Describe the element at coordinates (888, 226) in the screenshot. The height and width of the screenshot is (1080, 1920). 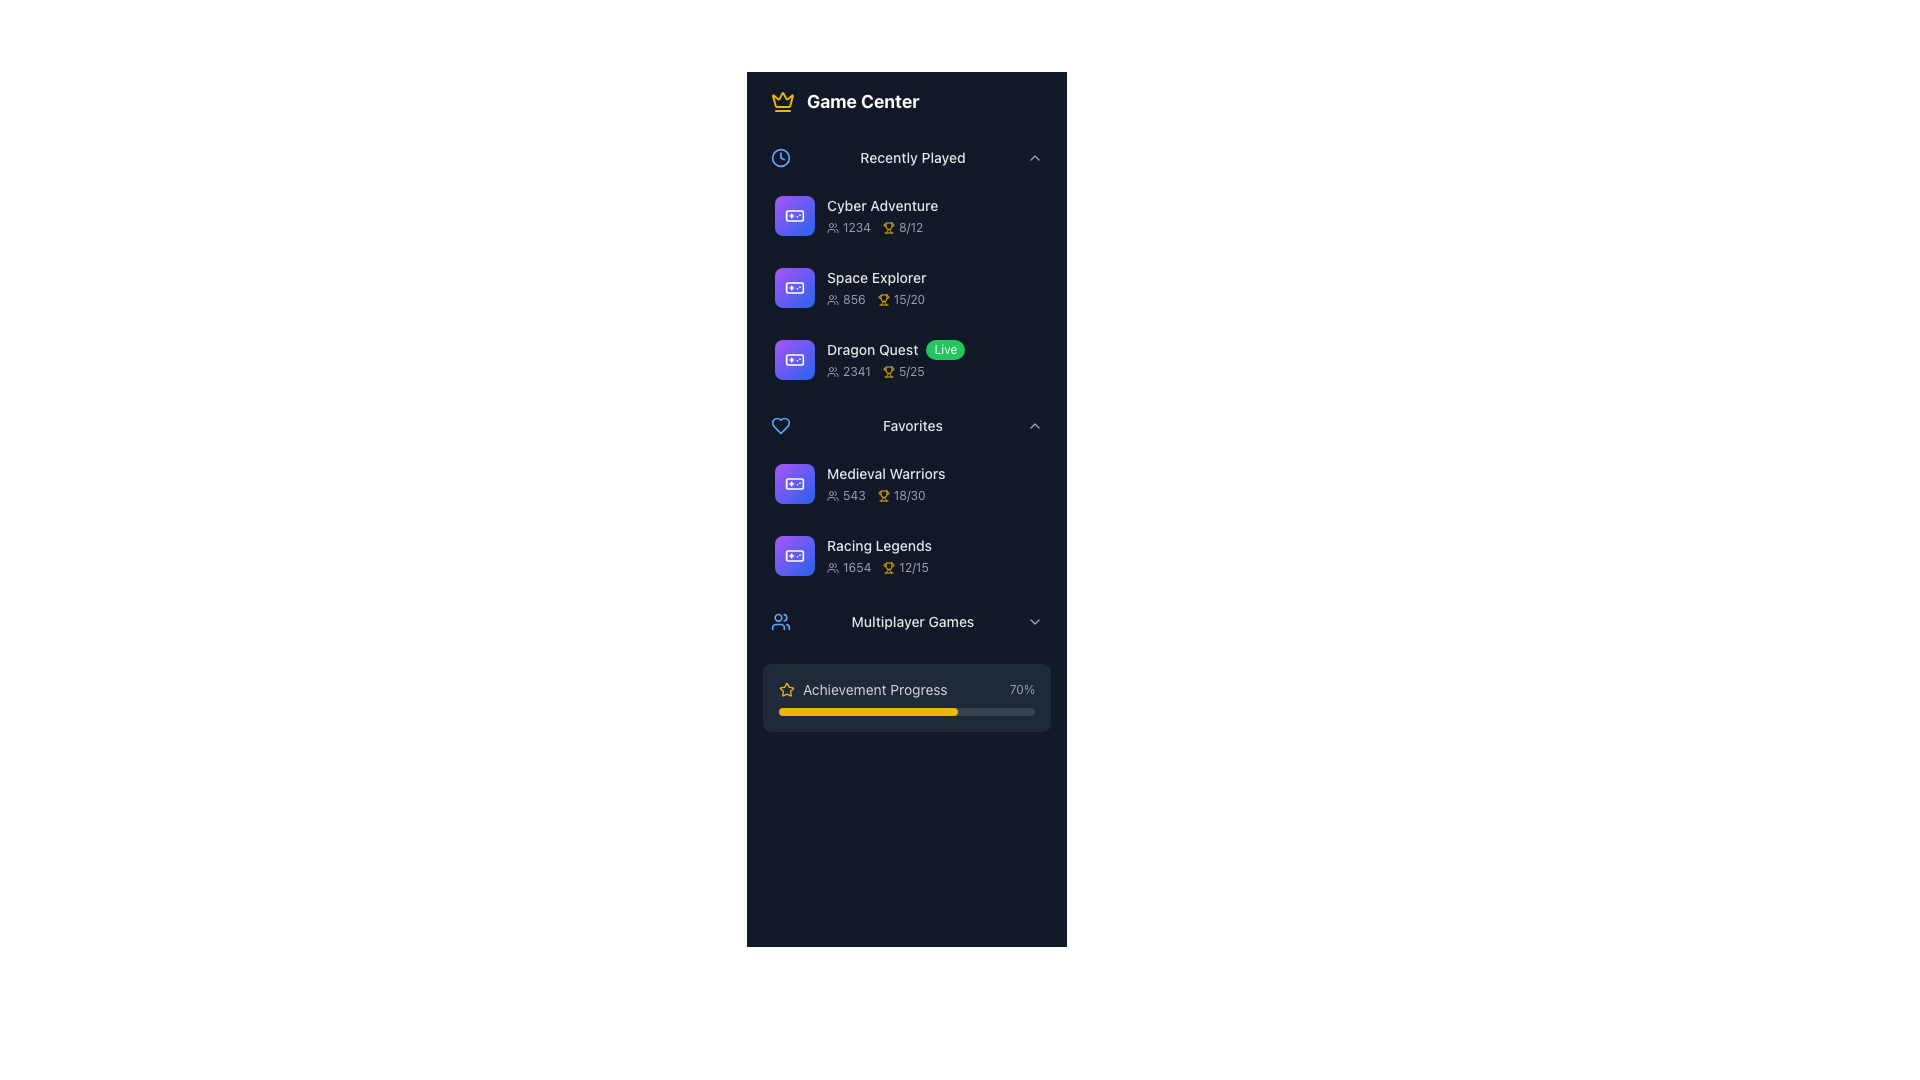
I see `the achievement trophy icon located to the right of 'Cyber Adventure' and before '8/12' in the 'Recently Played' section` at that location.